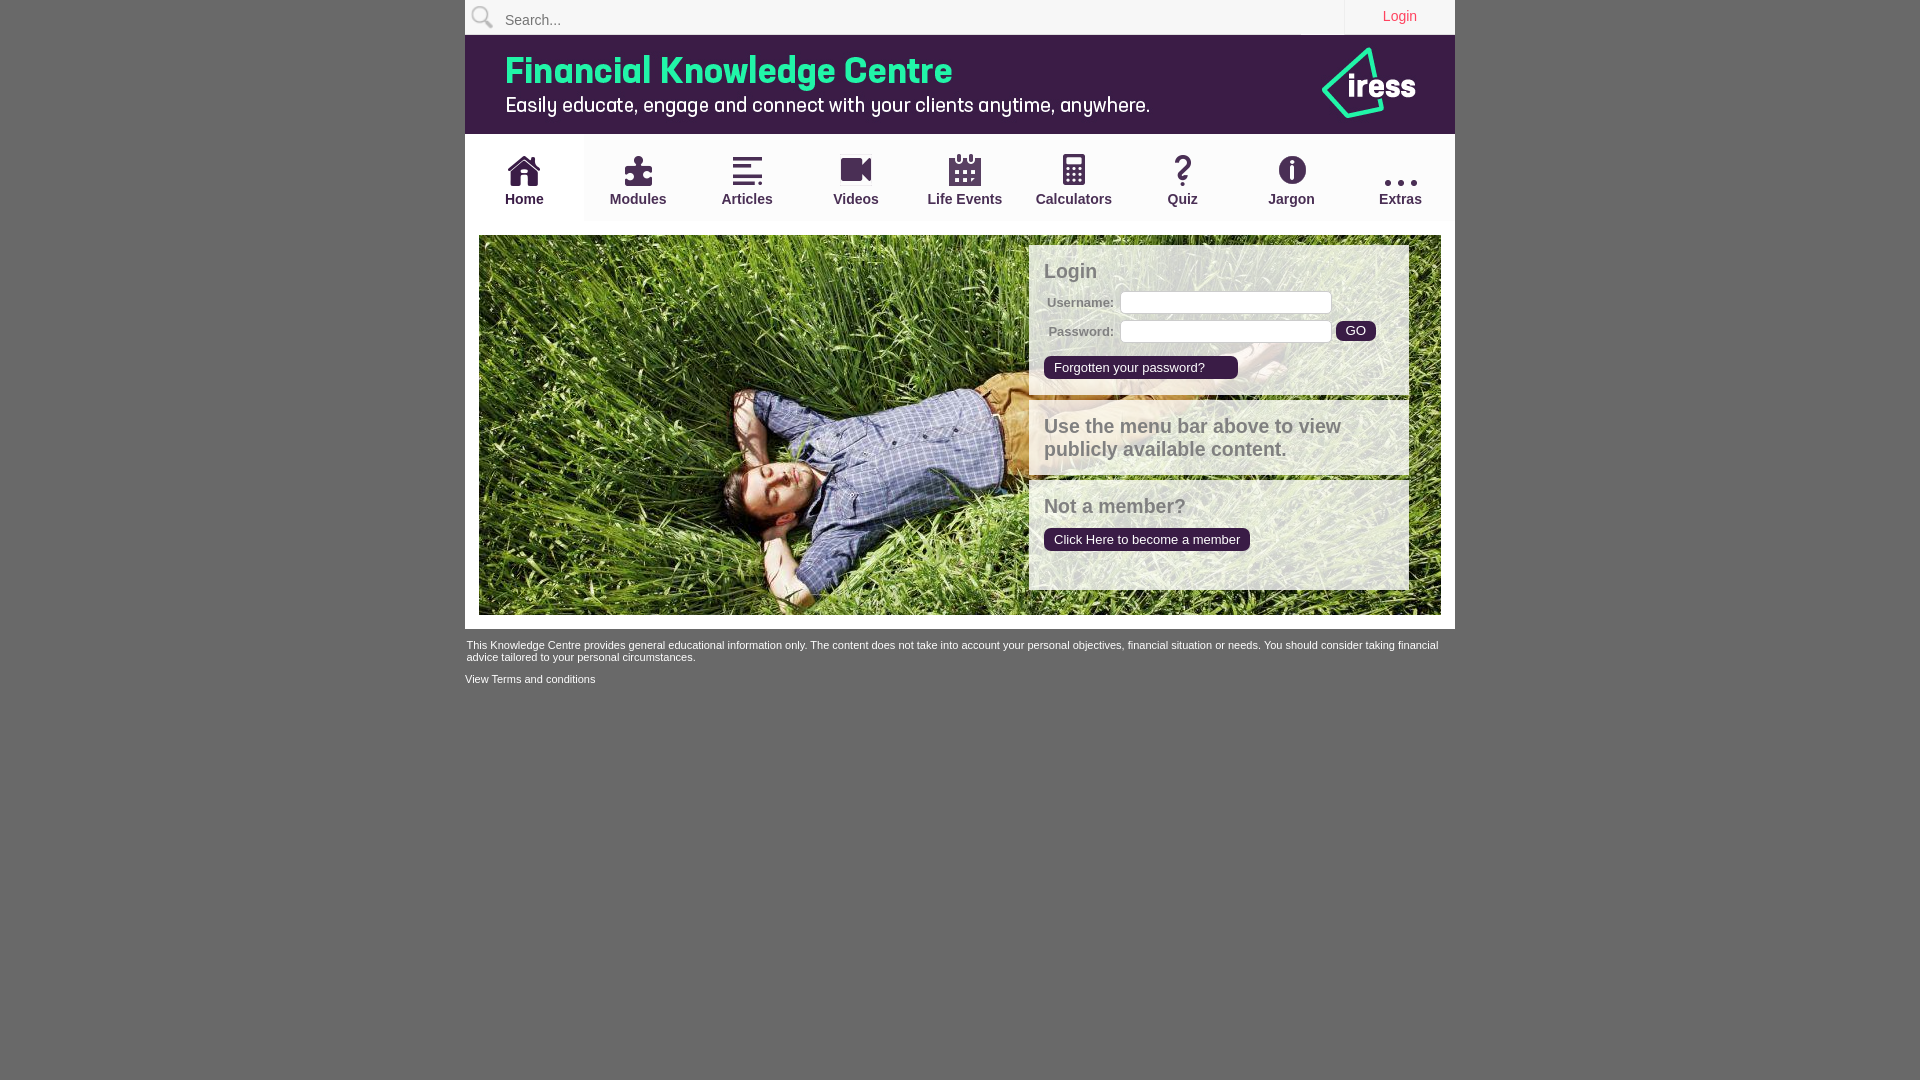 The width and height of the screenshot is (1920, 1080). I want to click on 'Extras', so click(1399, 193).